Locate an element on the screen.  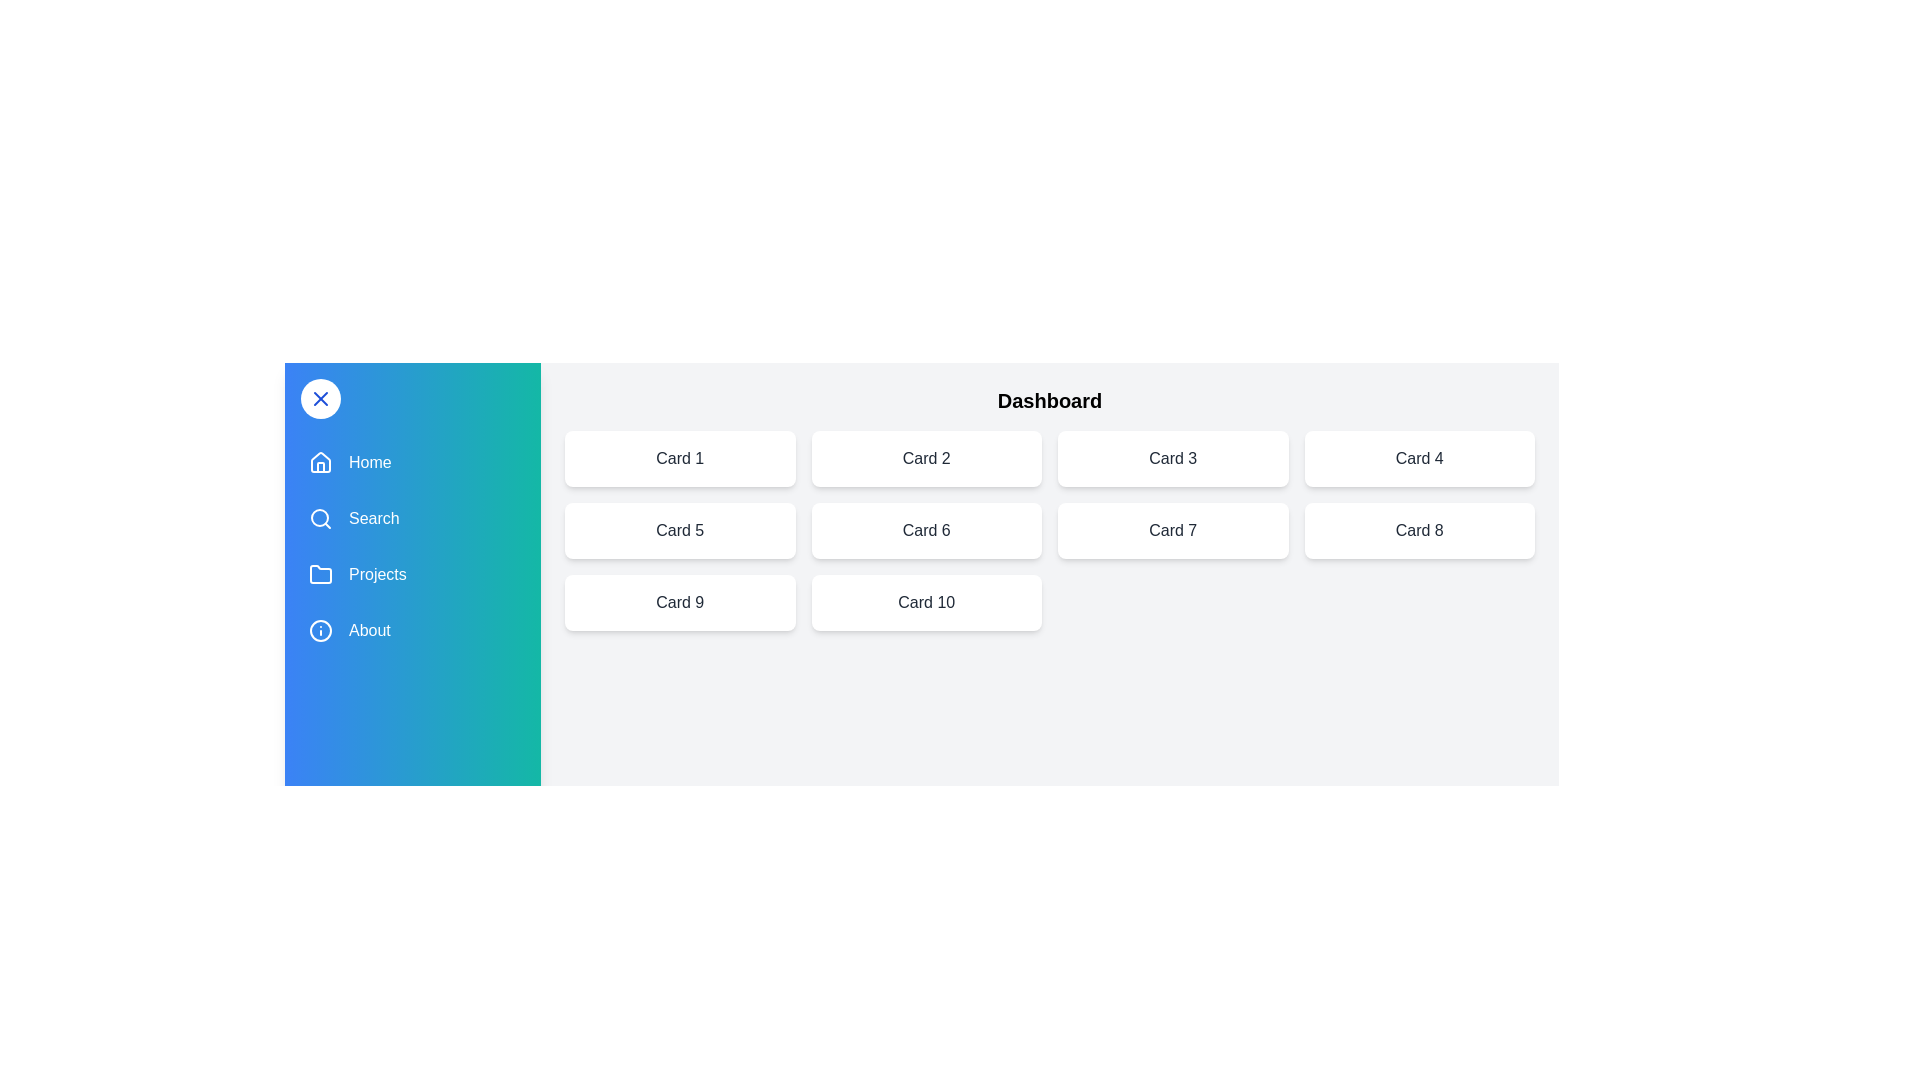
the menu item Projects to navigate or trigger its respective action is located at coordinates (411, 574).